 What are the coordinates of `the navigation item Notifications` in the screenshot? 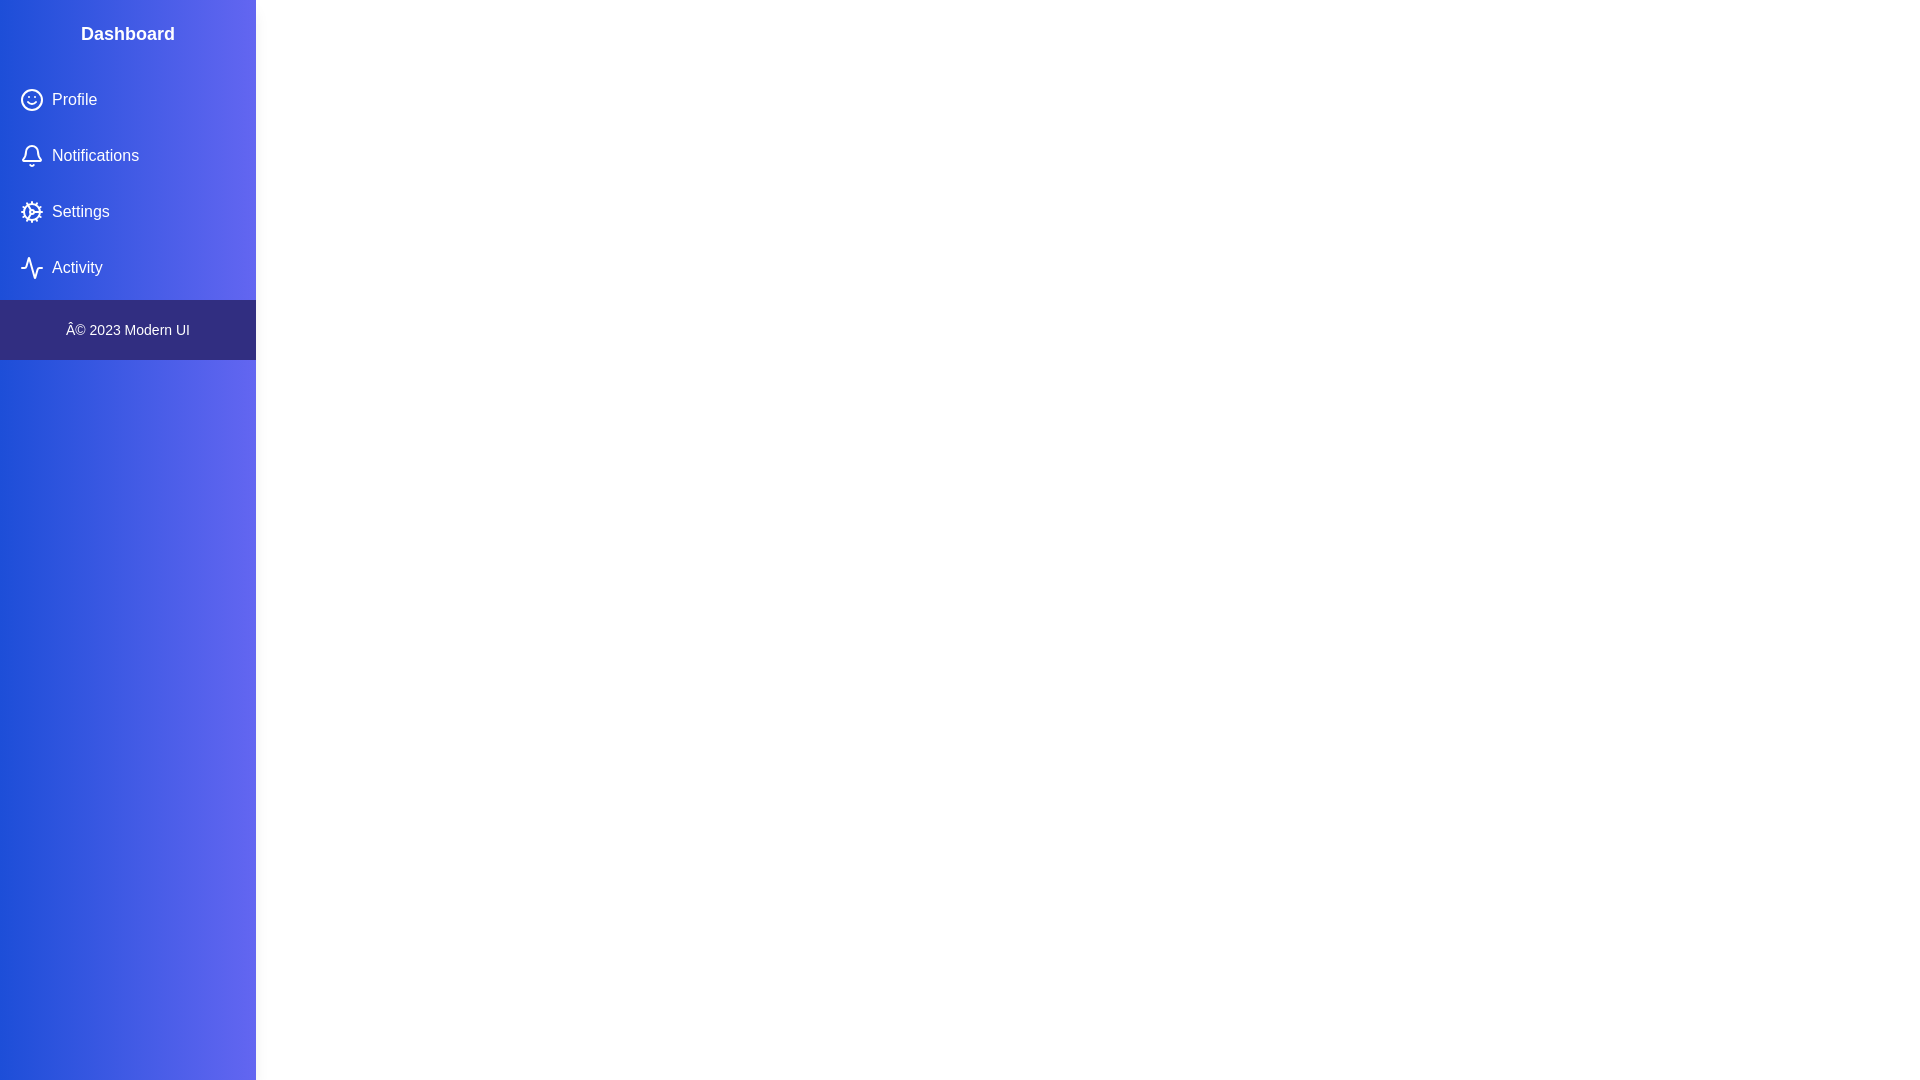 It's located at (127, 154).